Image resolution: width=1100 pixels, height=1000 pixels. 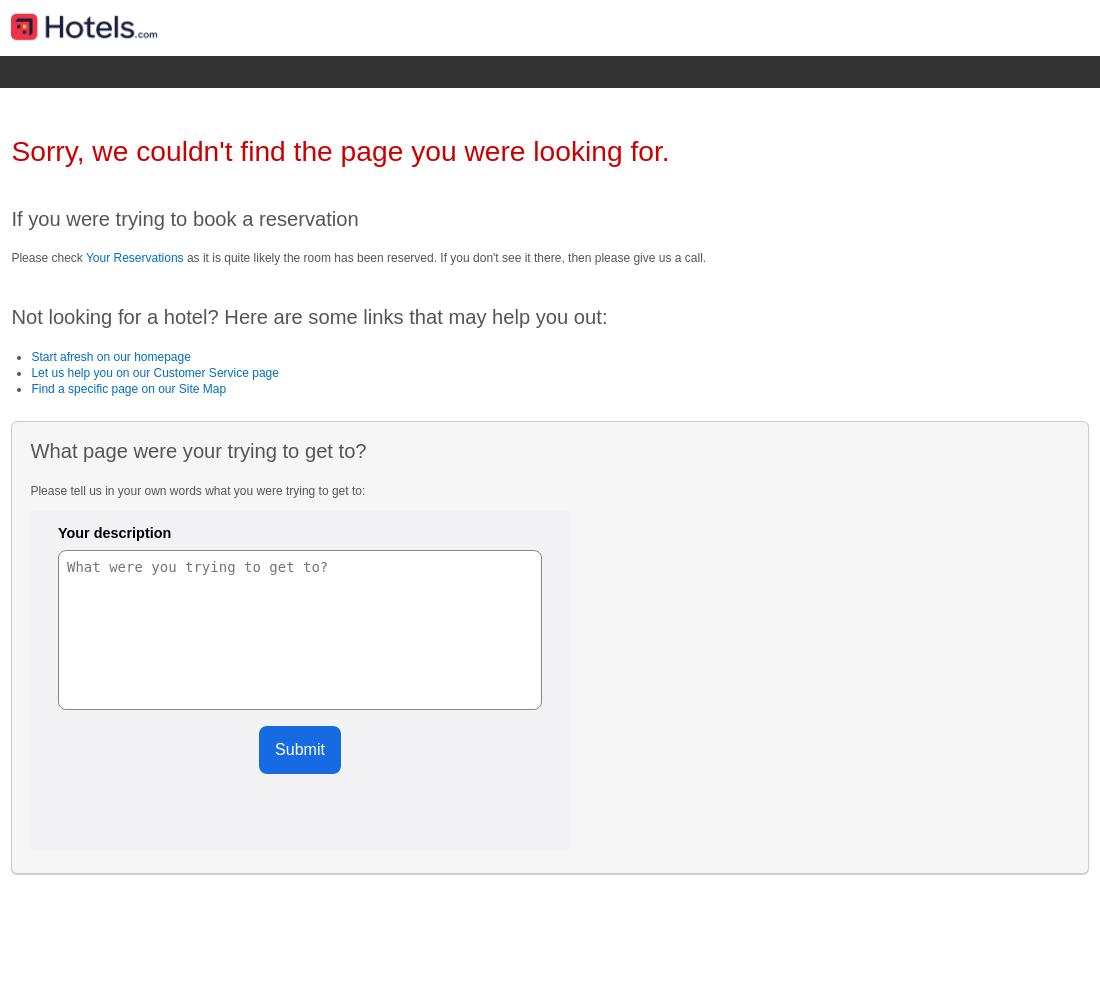 I want to click on 'Please tell us in your own words what you were trying to get to:', so click(x=29, y=489).